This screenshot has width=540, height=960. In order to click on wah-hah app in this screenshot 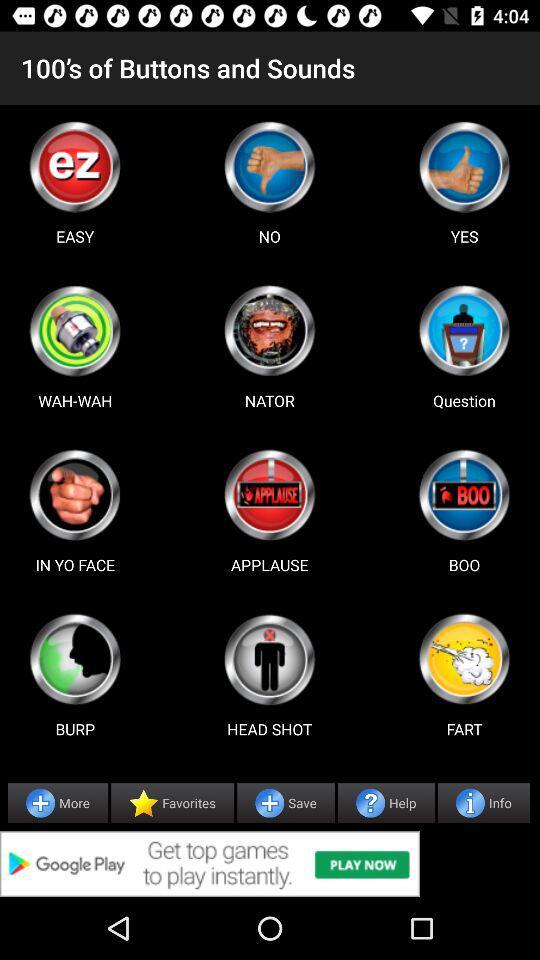, I will do `click(74, 330)`.